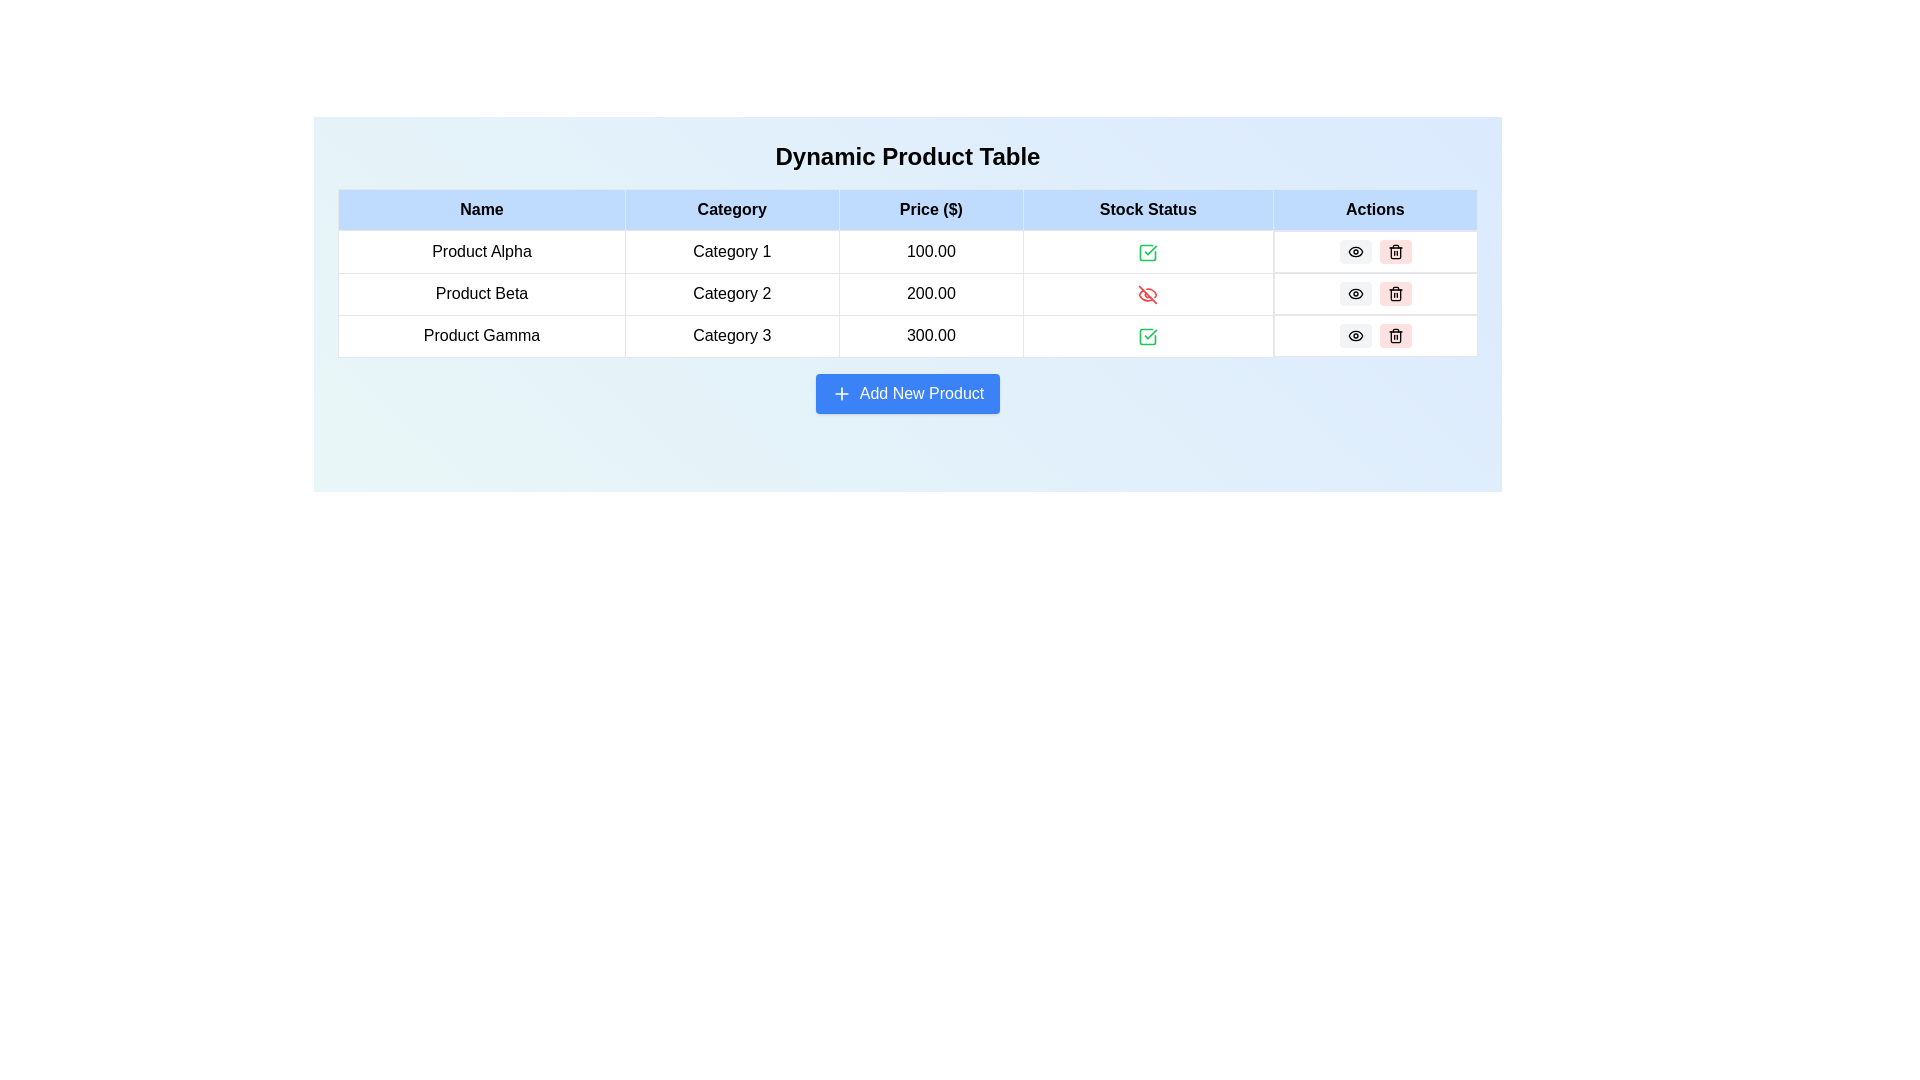 This screenshot has width=1920, height=1080. What do you see at coordinates (1394, 250) in the screenshot?
I see `the delete button located on the right side of the actions column in the second row of the dynamic product table` at bounding box center [1394, 250].